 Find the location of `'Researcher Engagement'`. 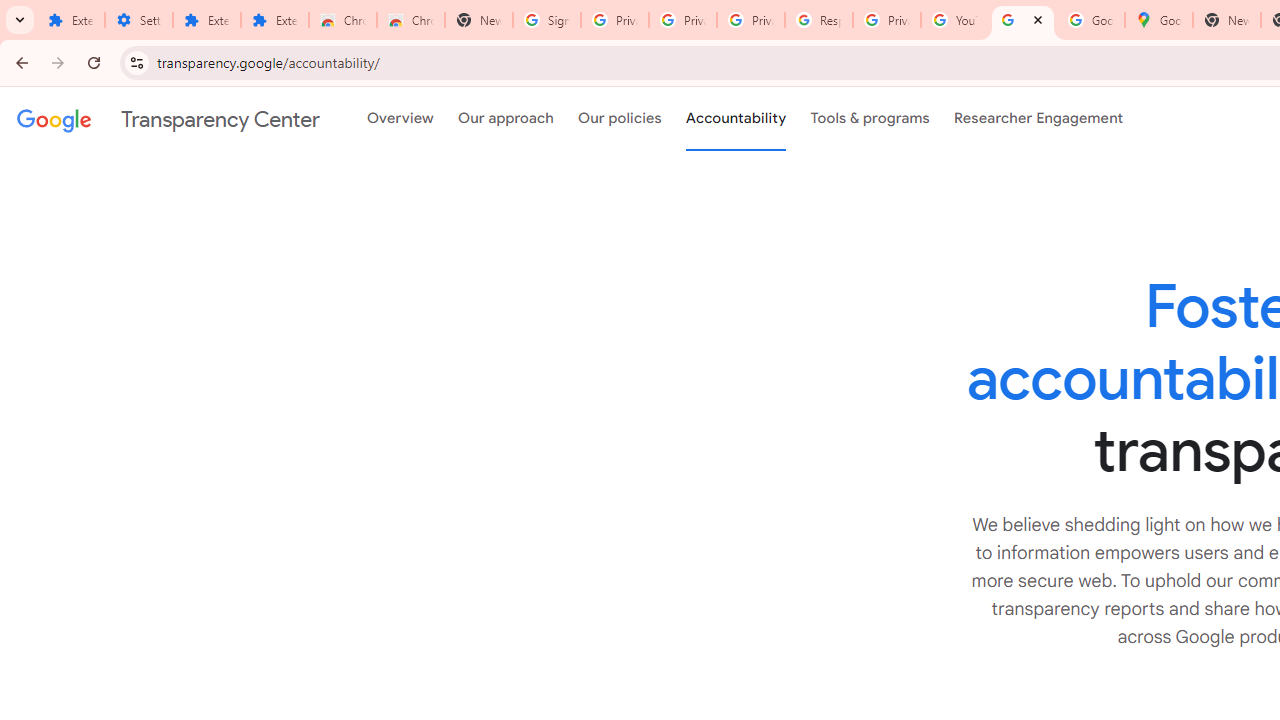

'Researcher Engagement' is located at coordinates (1038, 119).